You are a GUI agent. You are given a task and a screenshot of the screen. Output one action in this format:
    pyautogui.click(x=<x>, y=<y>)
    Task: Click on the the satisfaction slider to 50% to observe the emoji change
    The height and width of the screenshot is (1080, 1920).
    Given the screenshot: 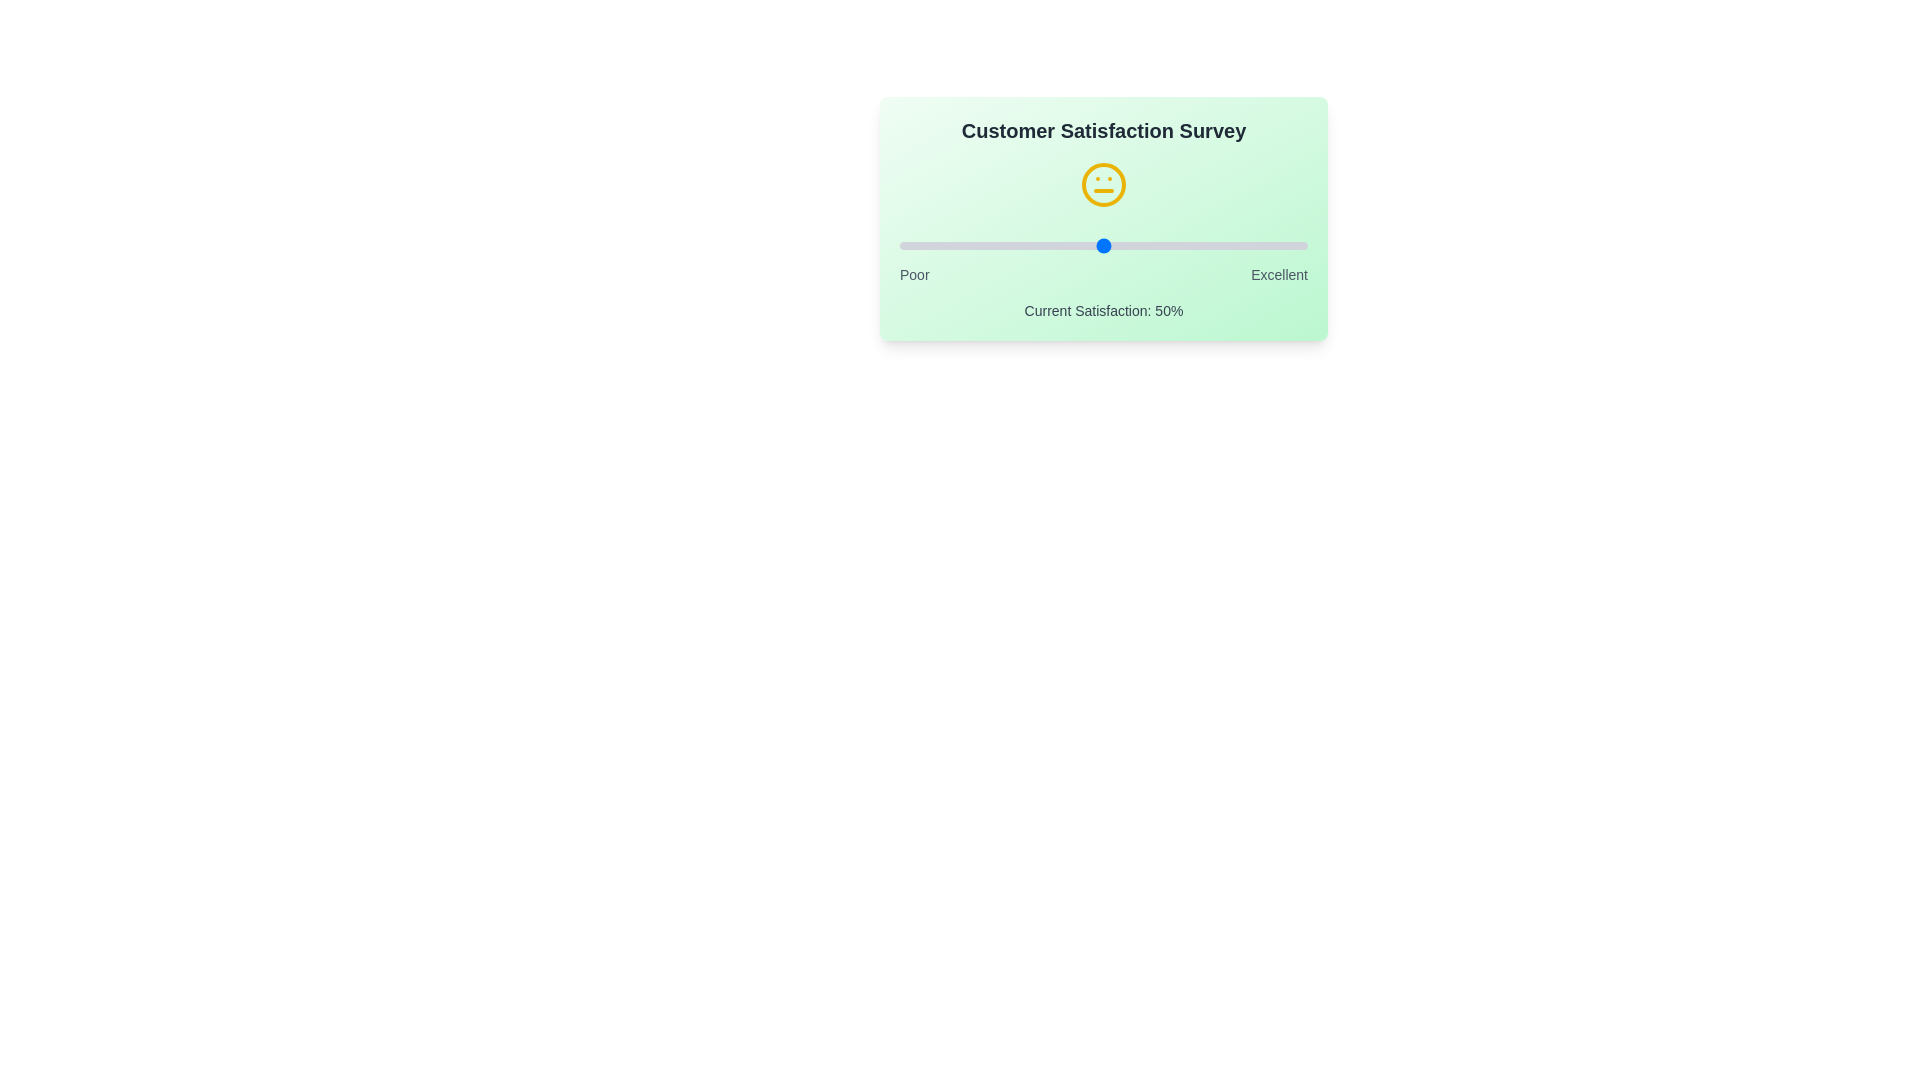 What is the action you would take?
    pyautogui.click(x=1103, y=245)
    